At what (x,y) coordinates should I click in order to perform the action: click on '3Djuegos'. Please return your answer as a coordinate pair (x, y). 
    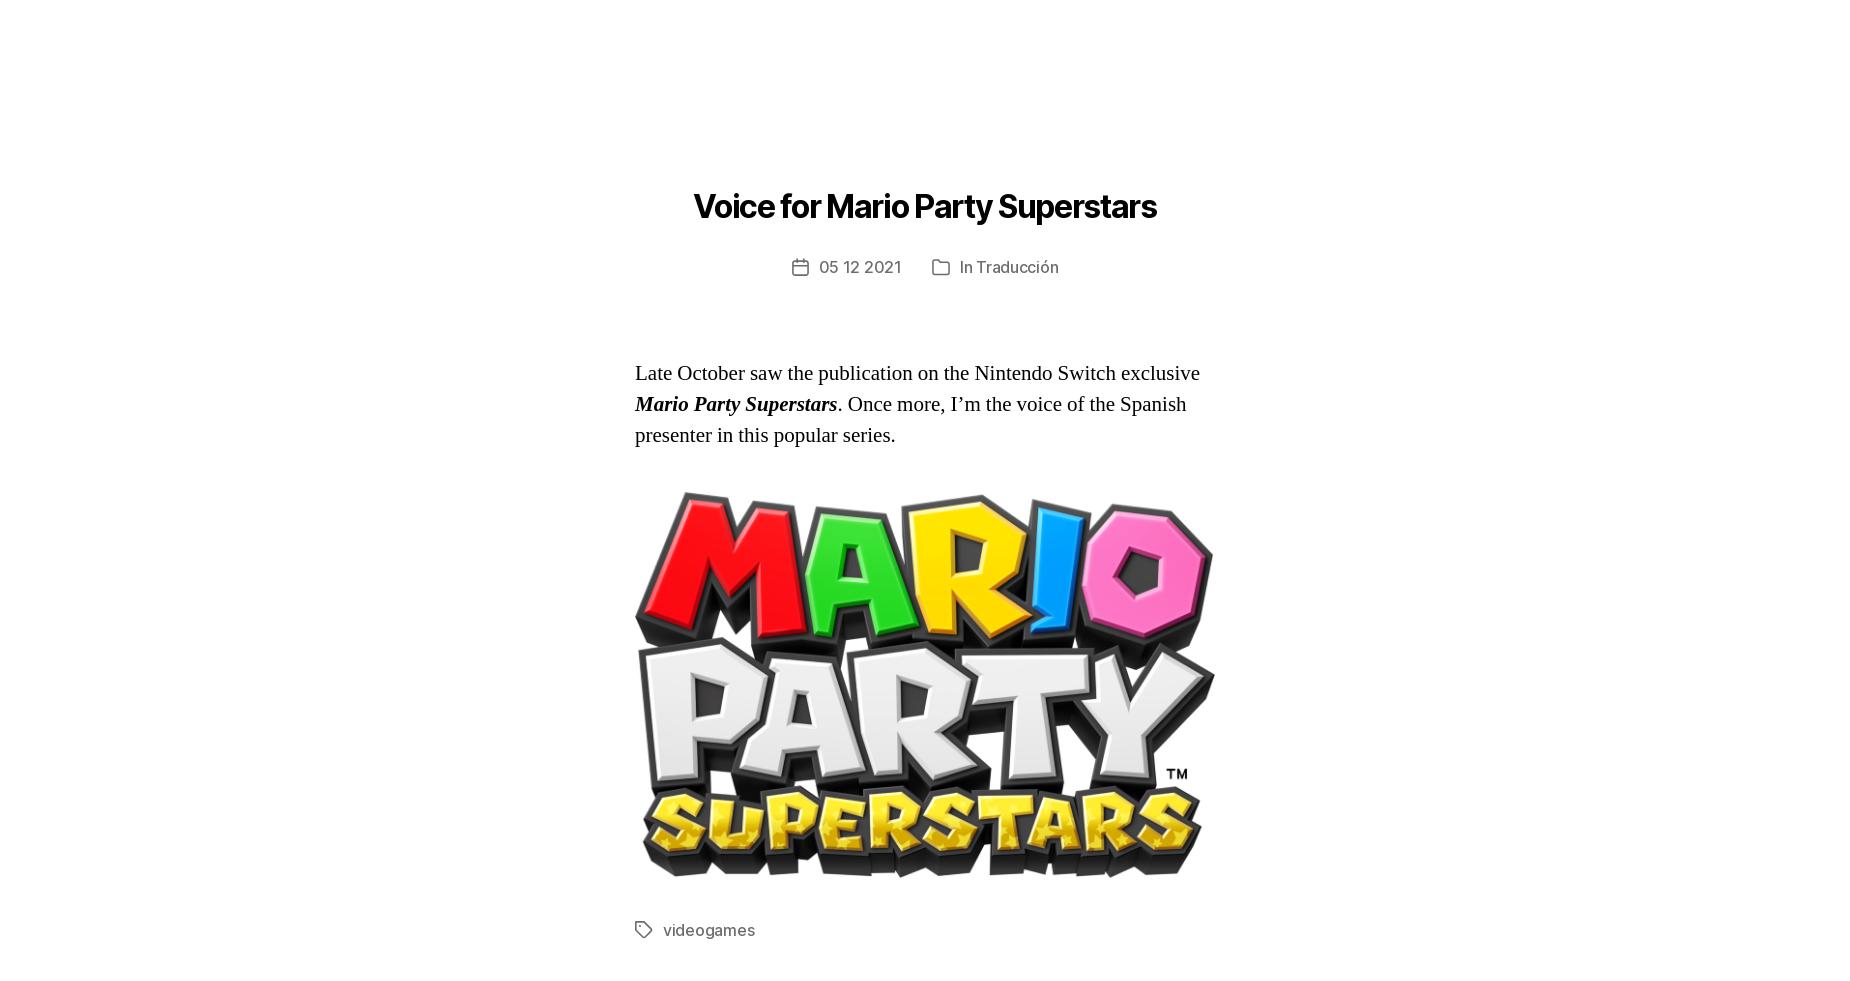
    Looking at the image, I should click on (887, 126).